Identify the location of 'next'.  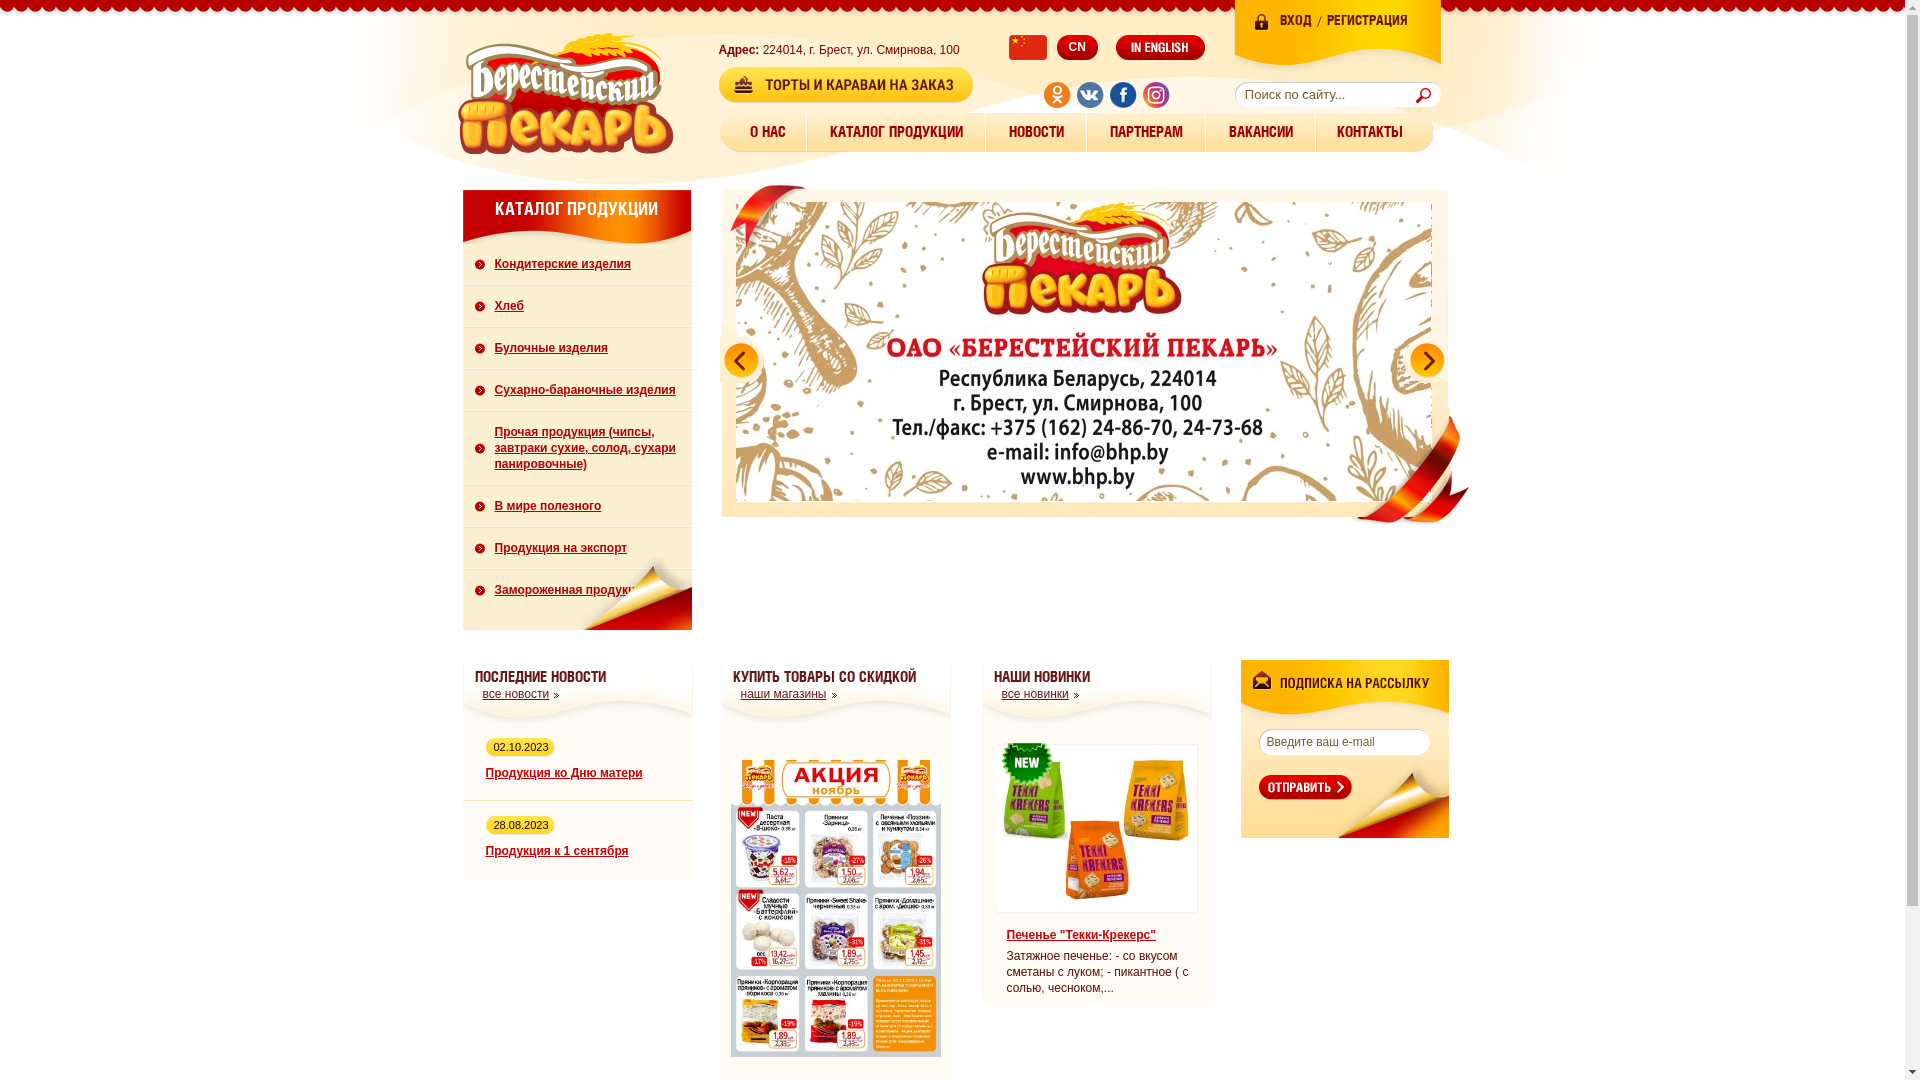
(1423, 357).